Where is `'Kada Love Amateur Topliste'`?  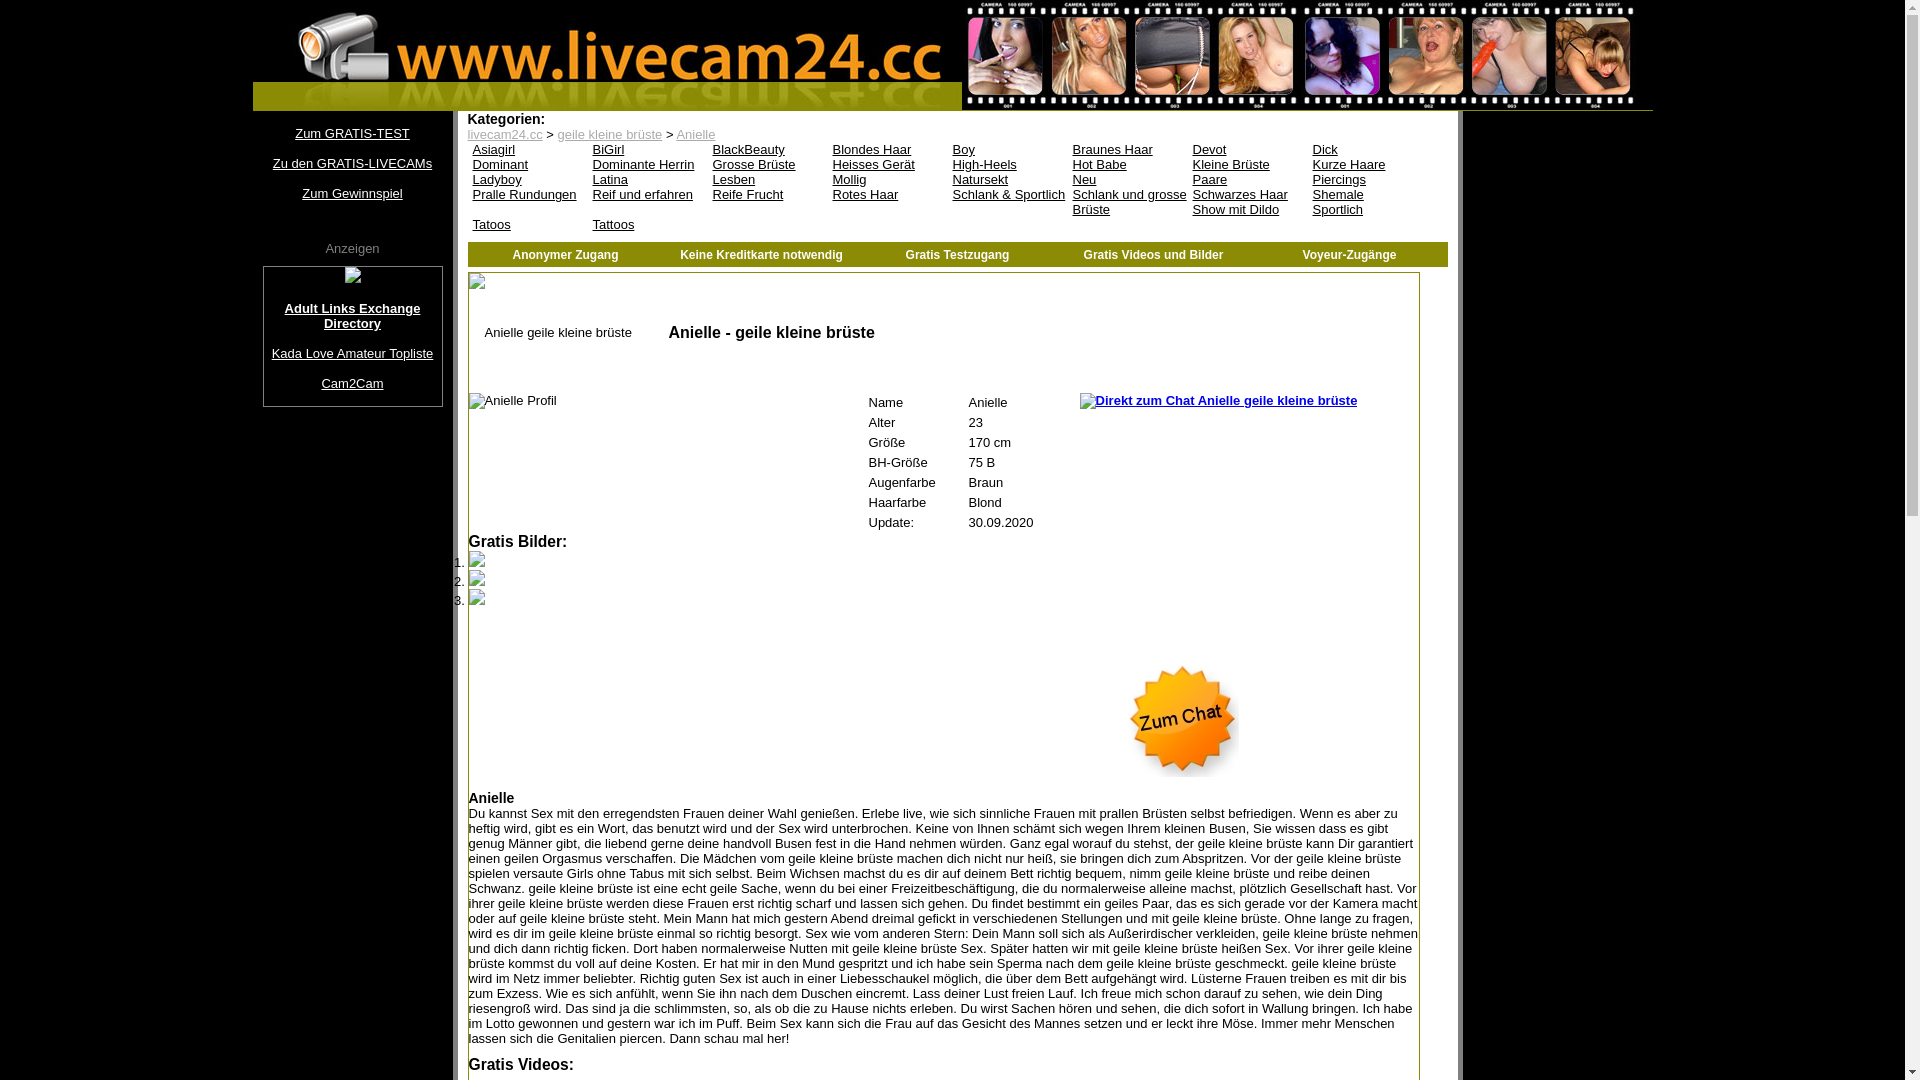
'Kada Love Amateur Topliste' is located at coordinates (353, 352).